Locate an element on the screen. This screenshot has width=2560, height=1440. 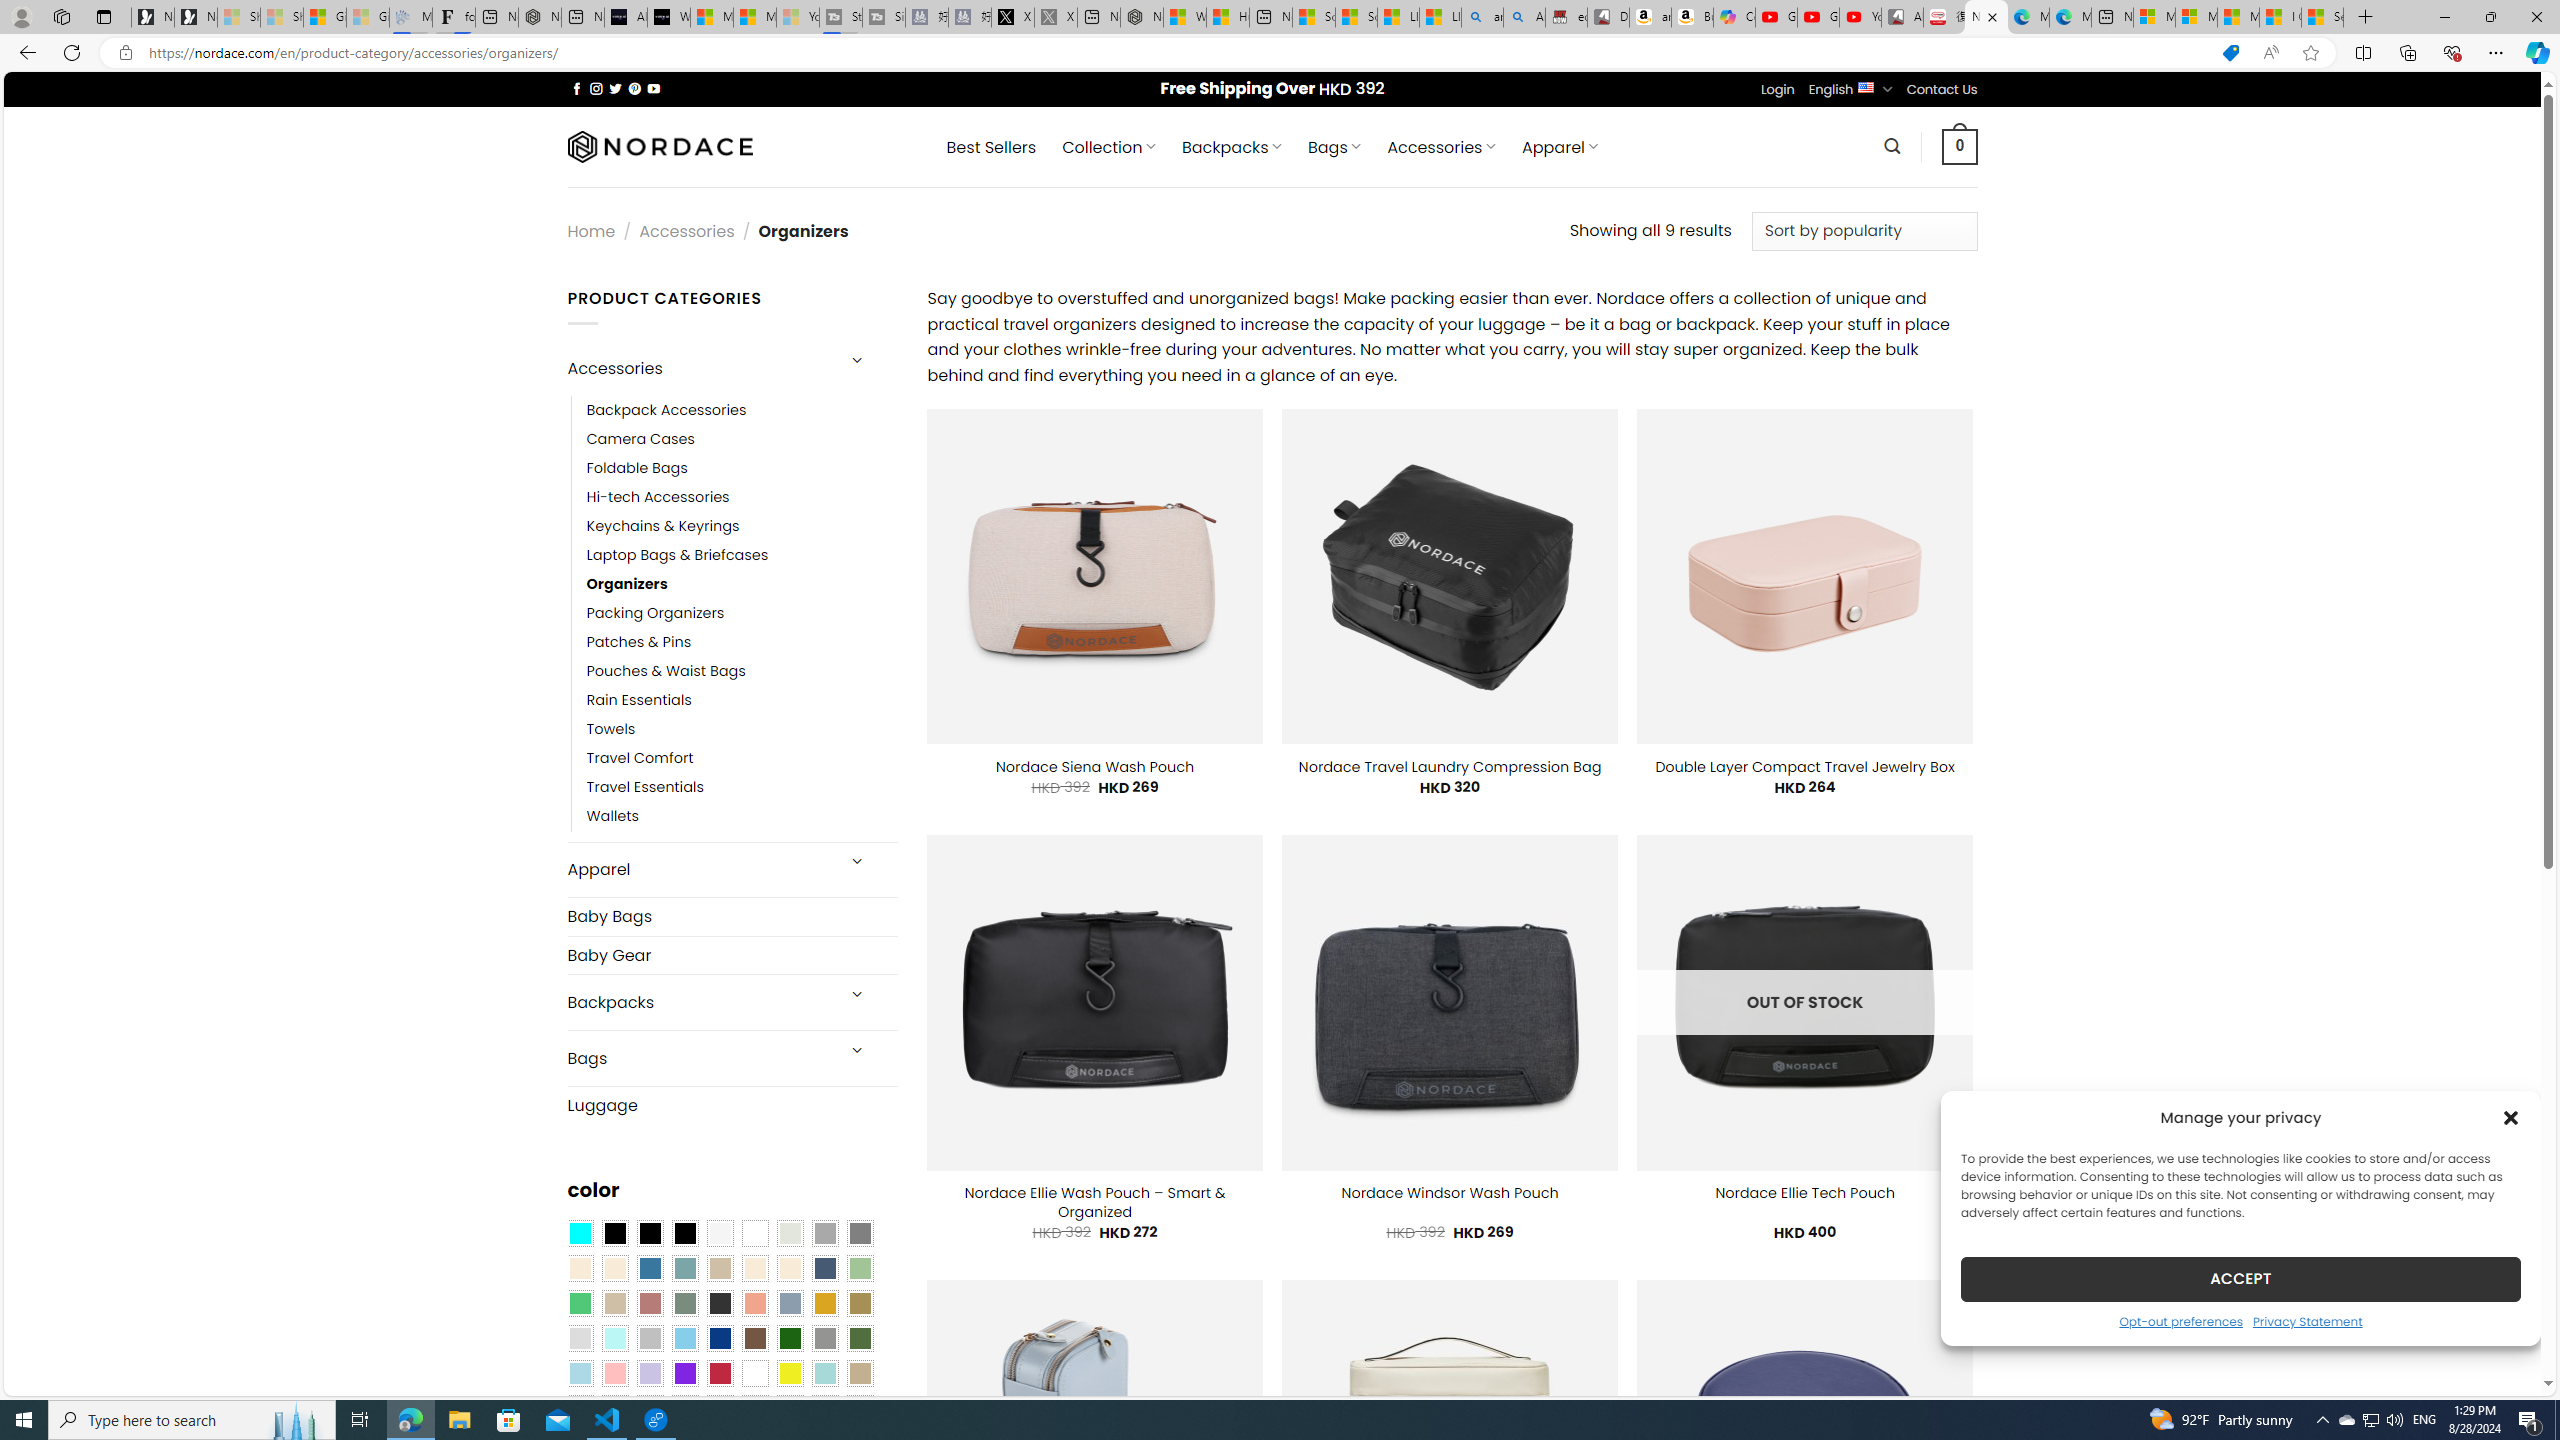
'Rain Essentials' is located at coordinates (637, 700).